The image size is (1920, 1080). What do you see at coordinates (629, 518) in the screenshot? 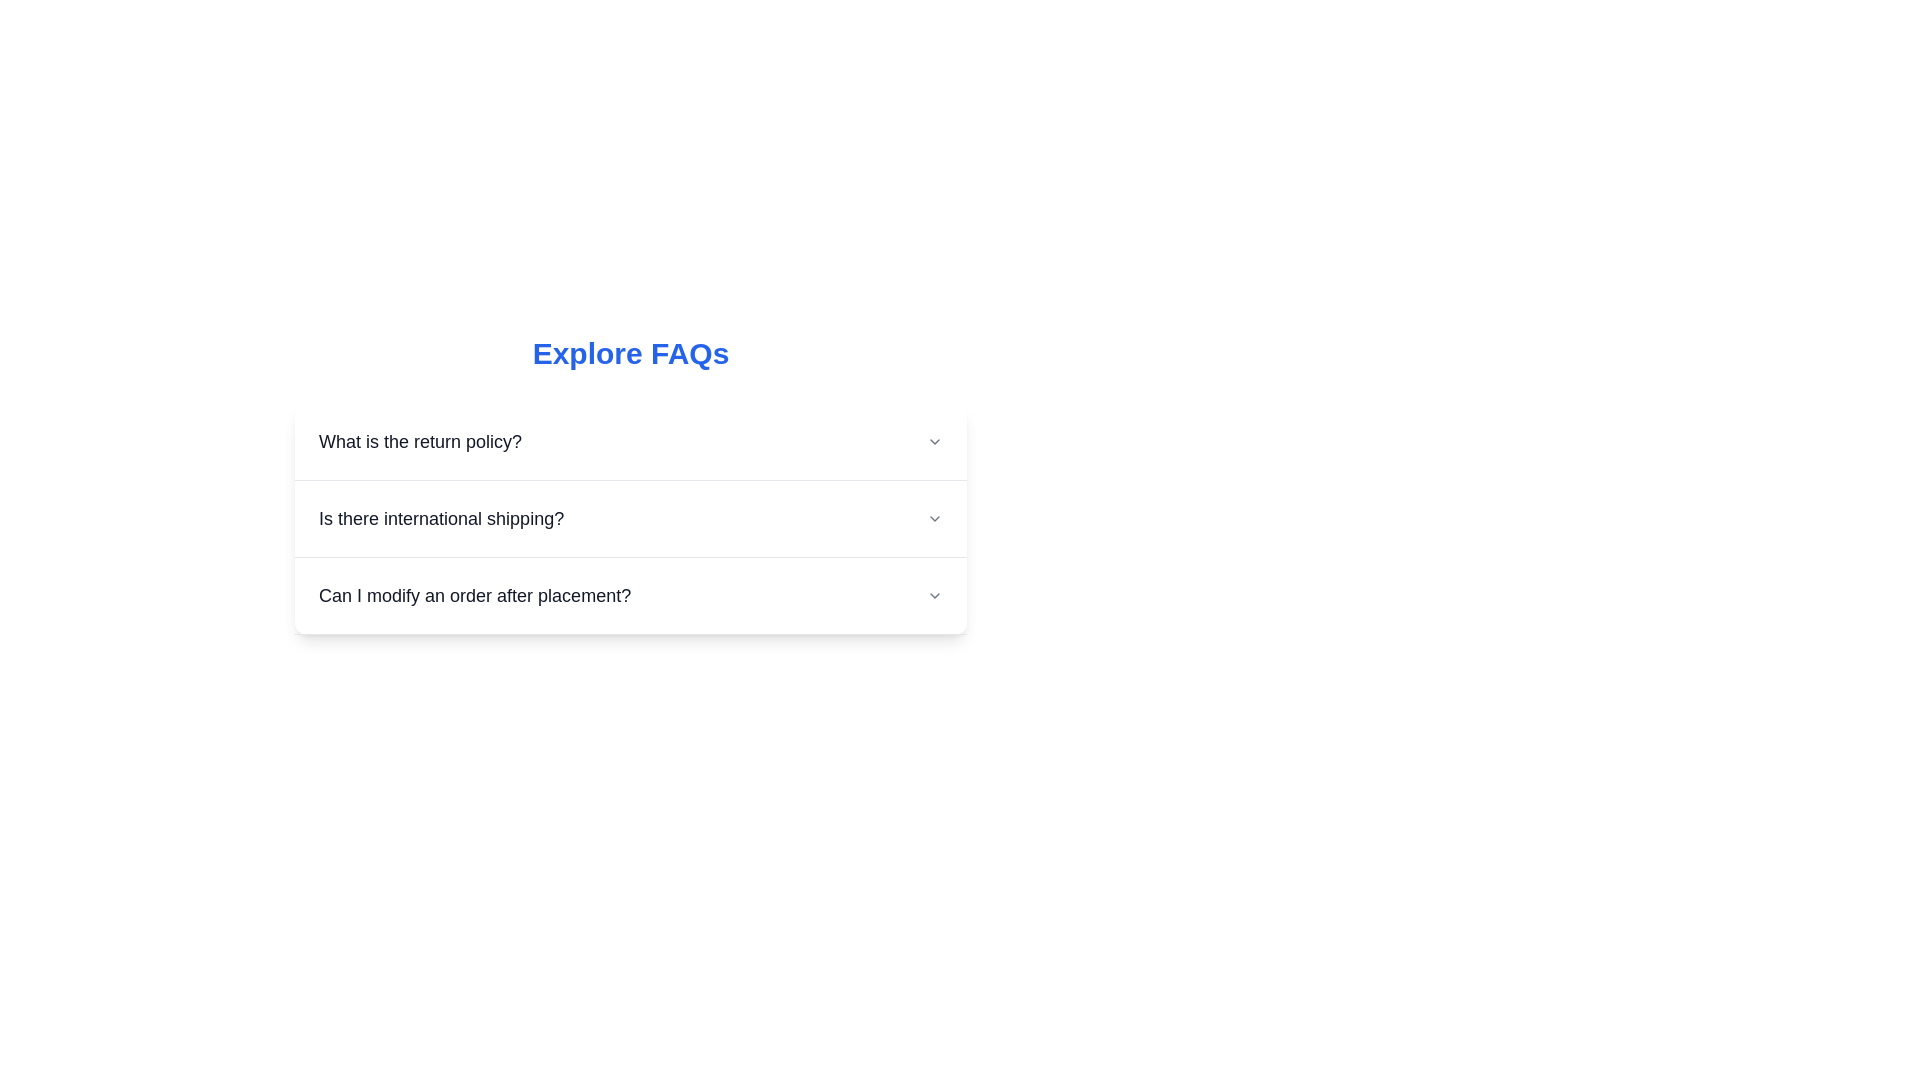
I see `the second clickable question in the FAQ section` at bounding box center [629, 518].